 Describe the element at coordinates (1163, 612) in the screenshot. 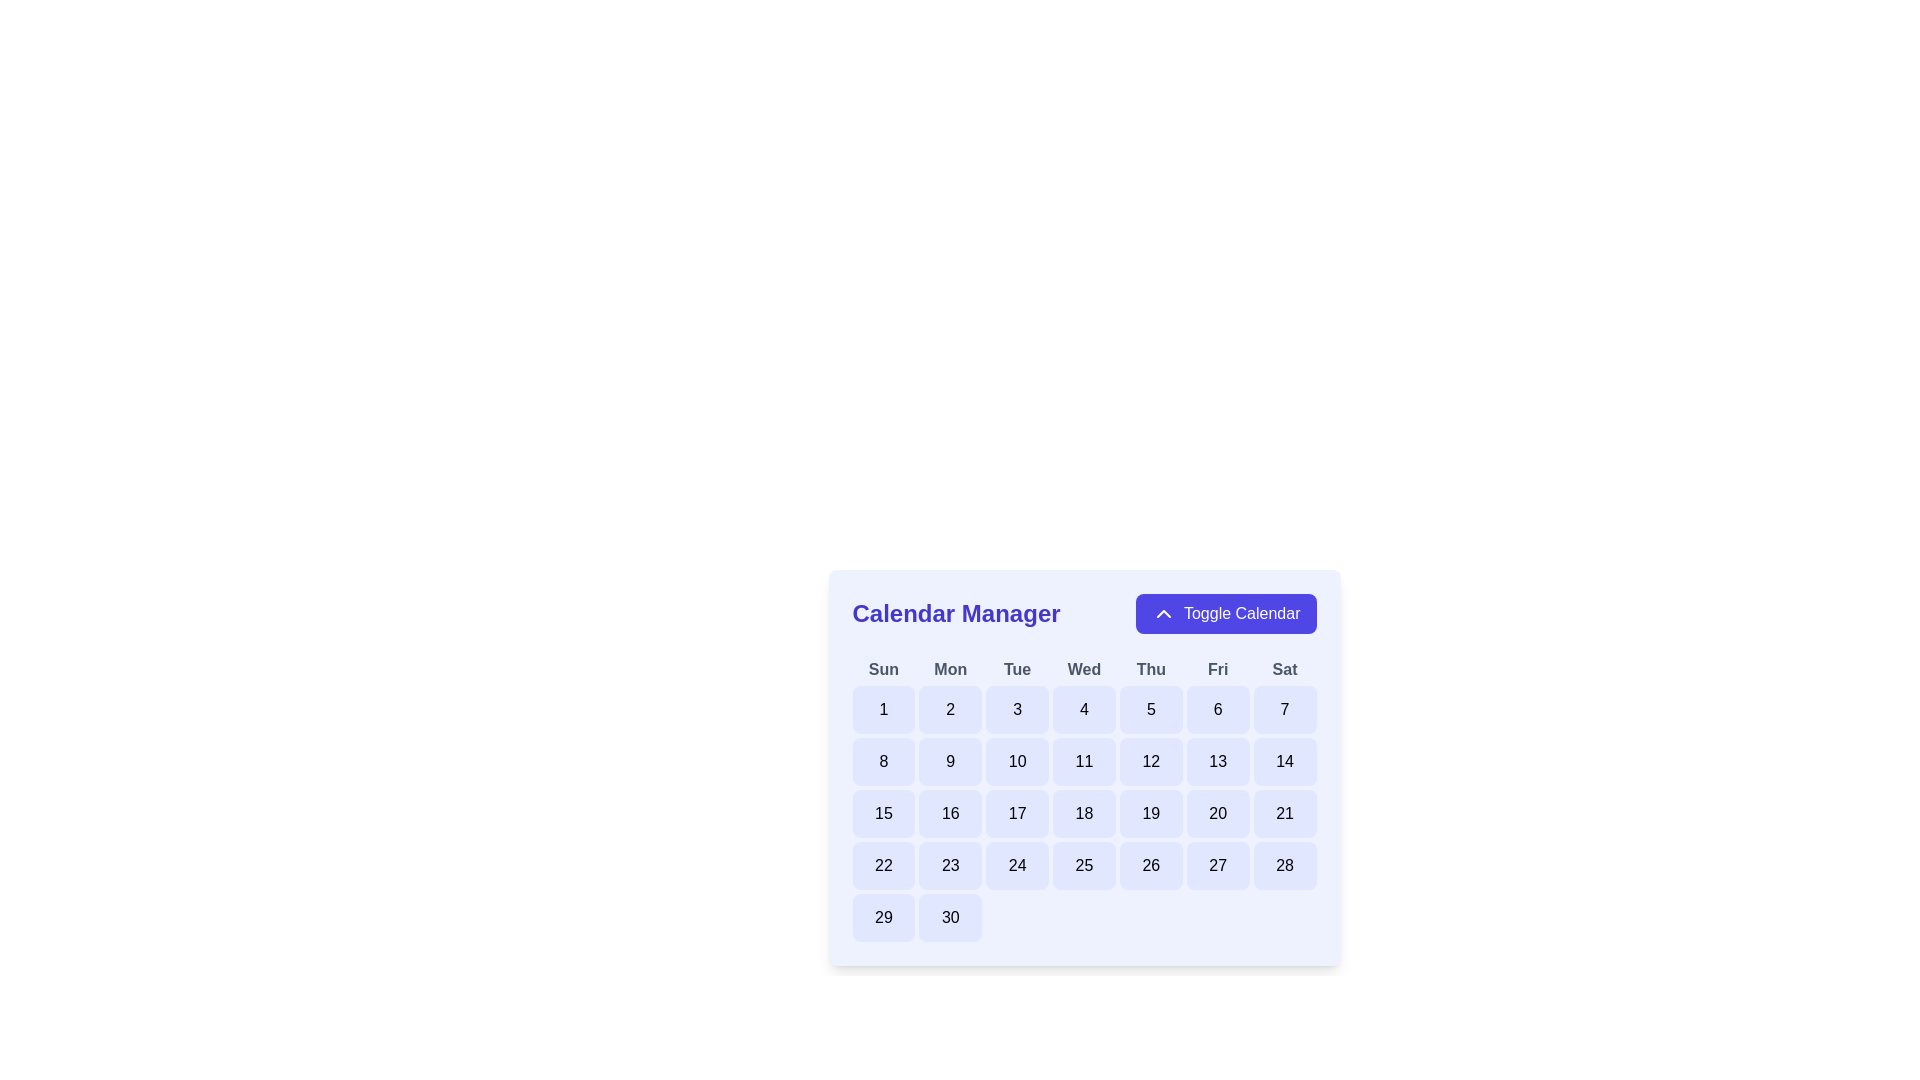

I see `the small upward-pointing chevron icon located within the blue 'Toggle Calendar' button at the top-right corner of the calendar component` at that location.